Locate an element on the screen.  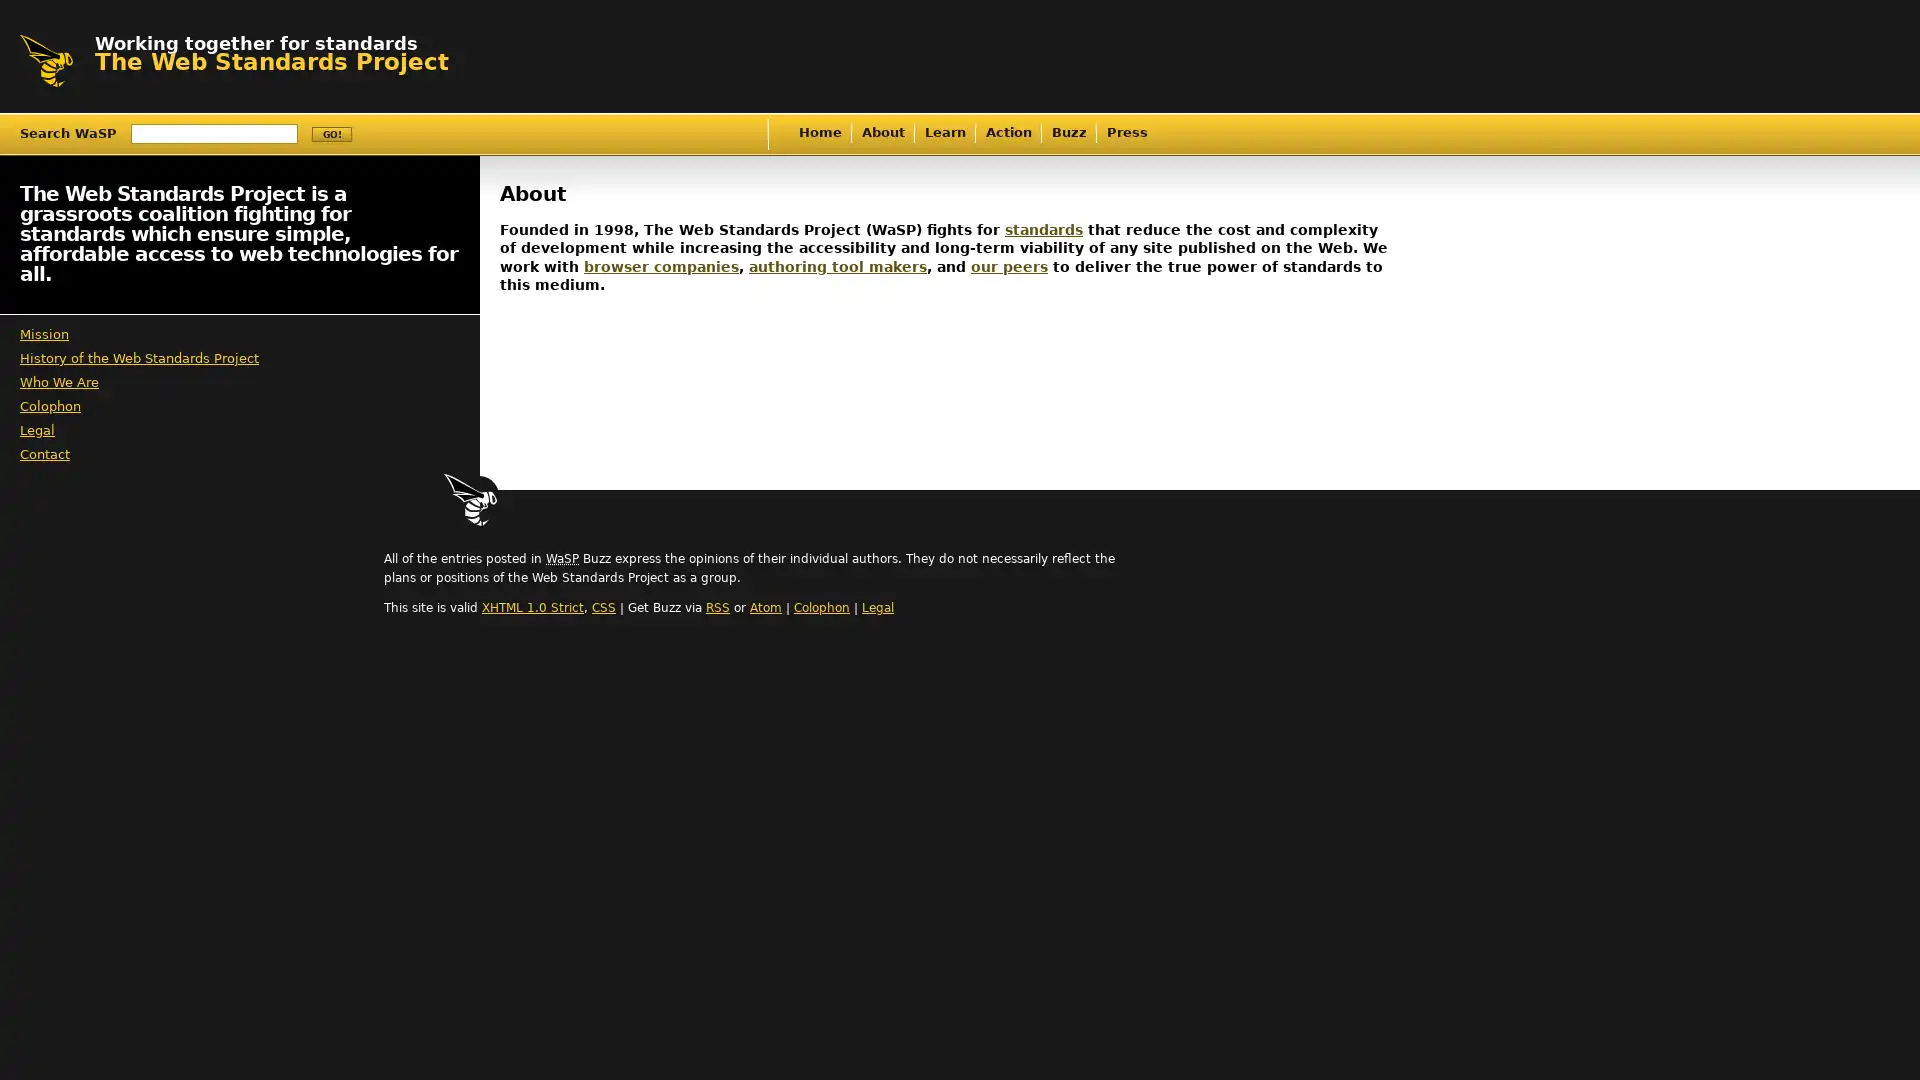
Go! is located at coordinates (331, 134).